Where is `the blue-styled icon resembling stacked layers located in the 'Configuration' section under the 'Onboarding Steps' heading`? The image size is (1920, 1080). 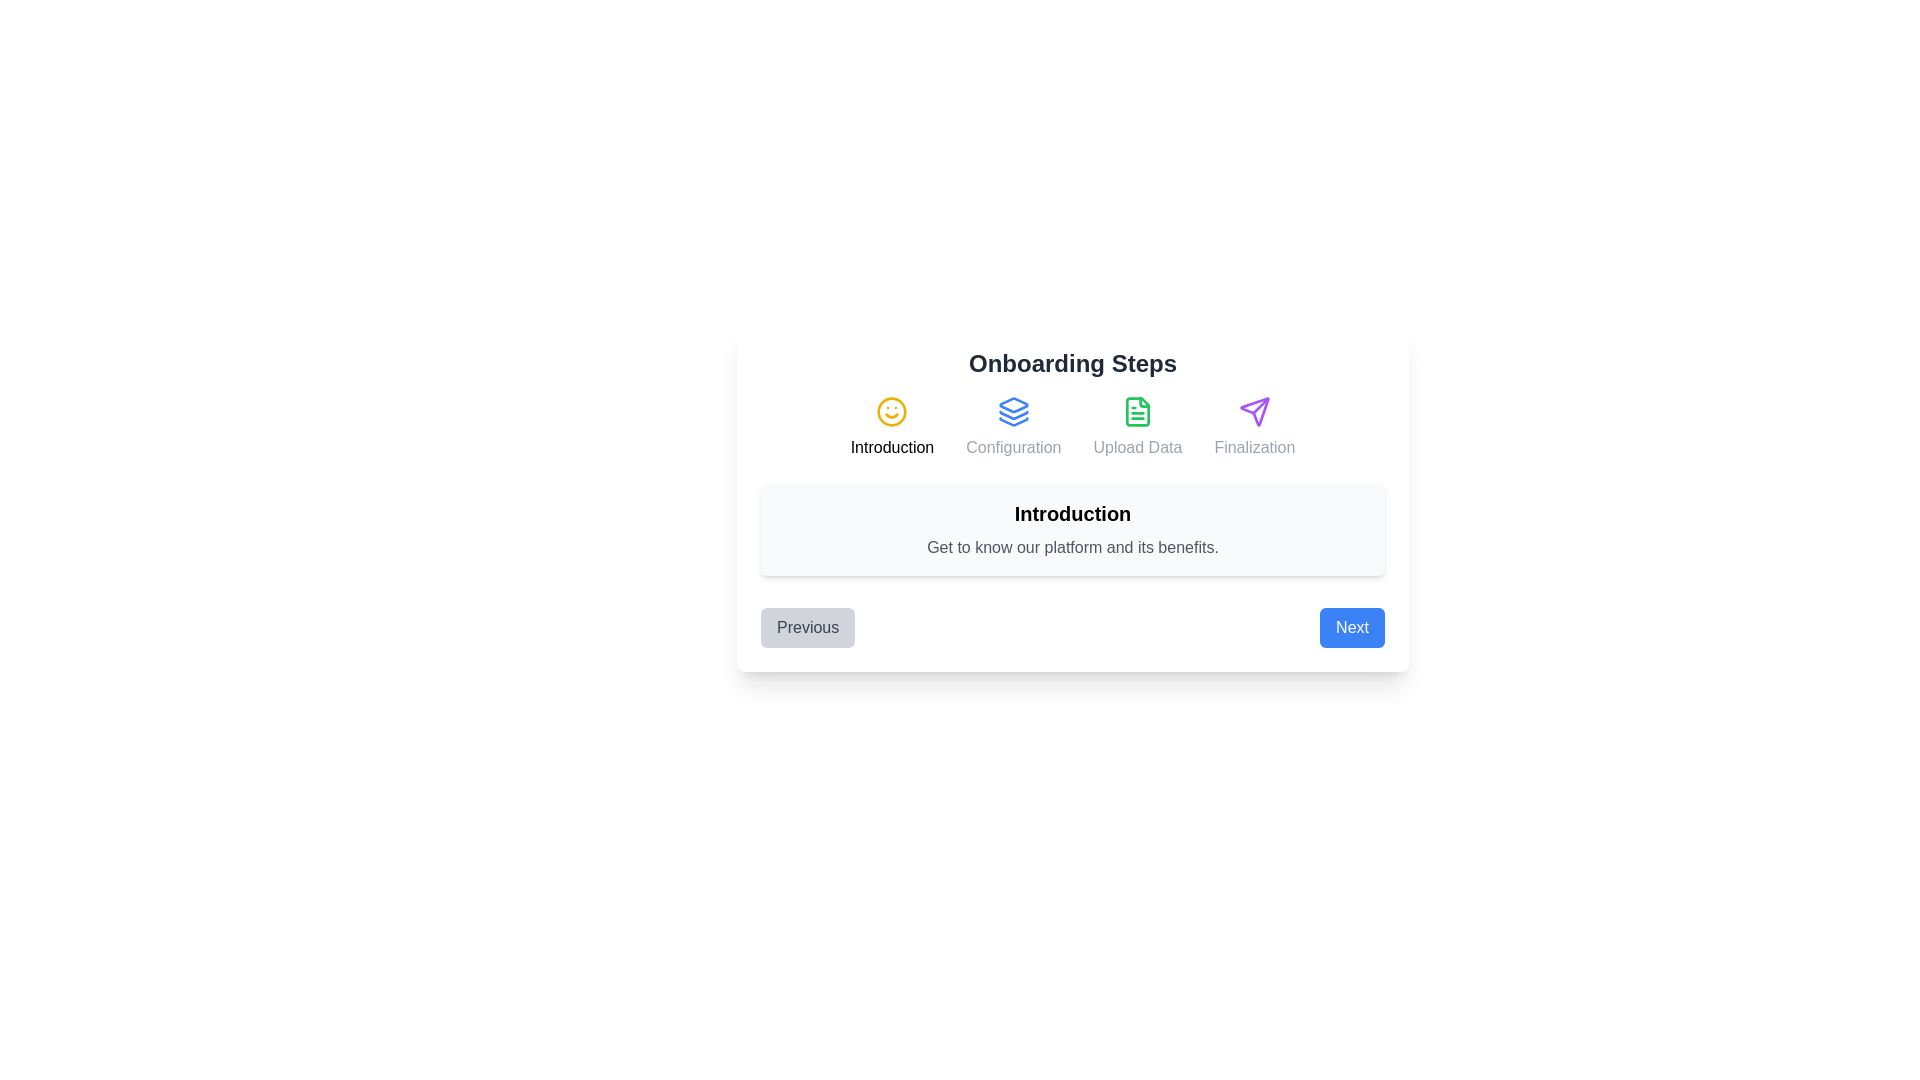 the blue-styled icon resembling stacked layers located in the 'Configuration' section under the 'Onboarding Steps' heading is located at coordinates (1013, 411).